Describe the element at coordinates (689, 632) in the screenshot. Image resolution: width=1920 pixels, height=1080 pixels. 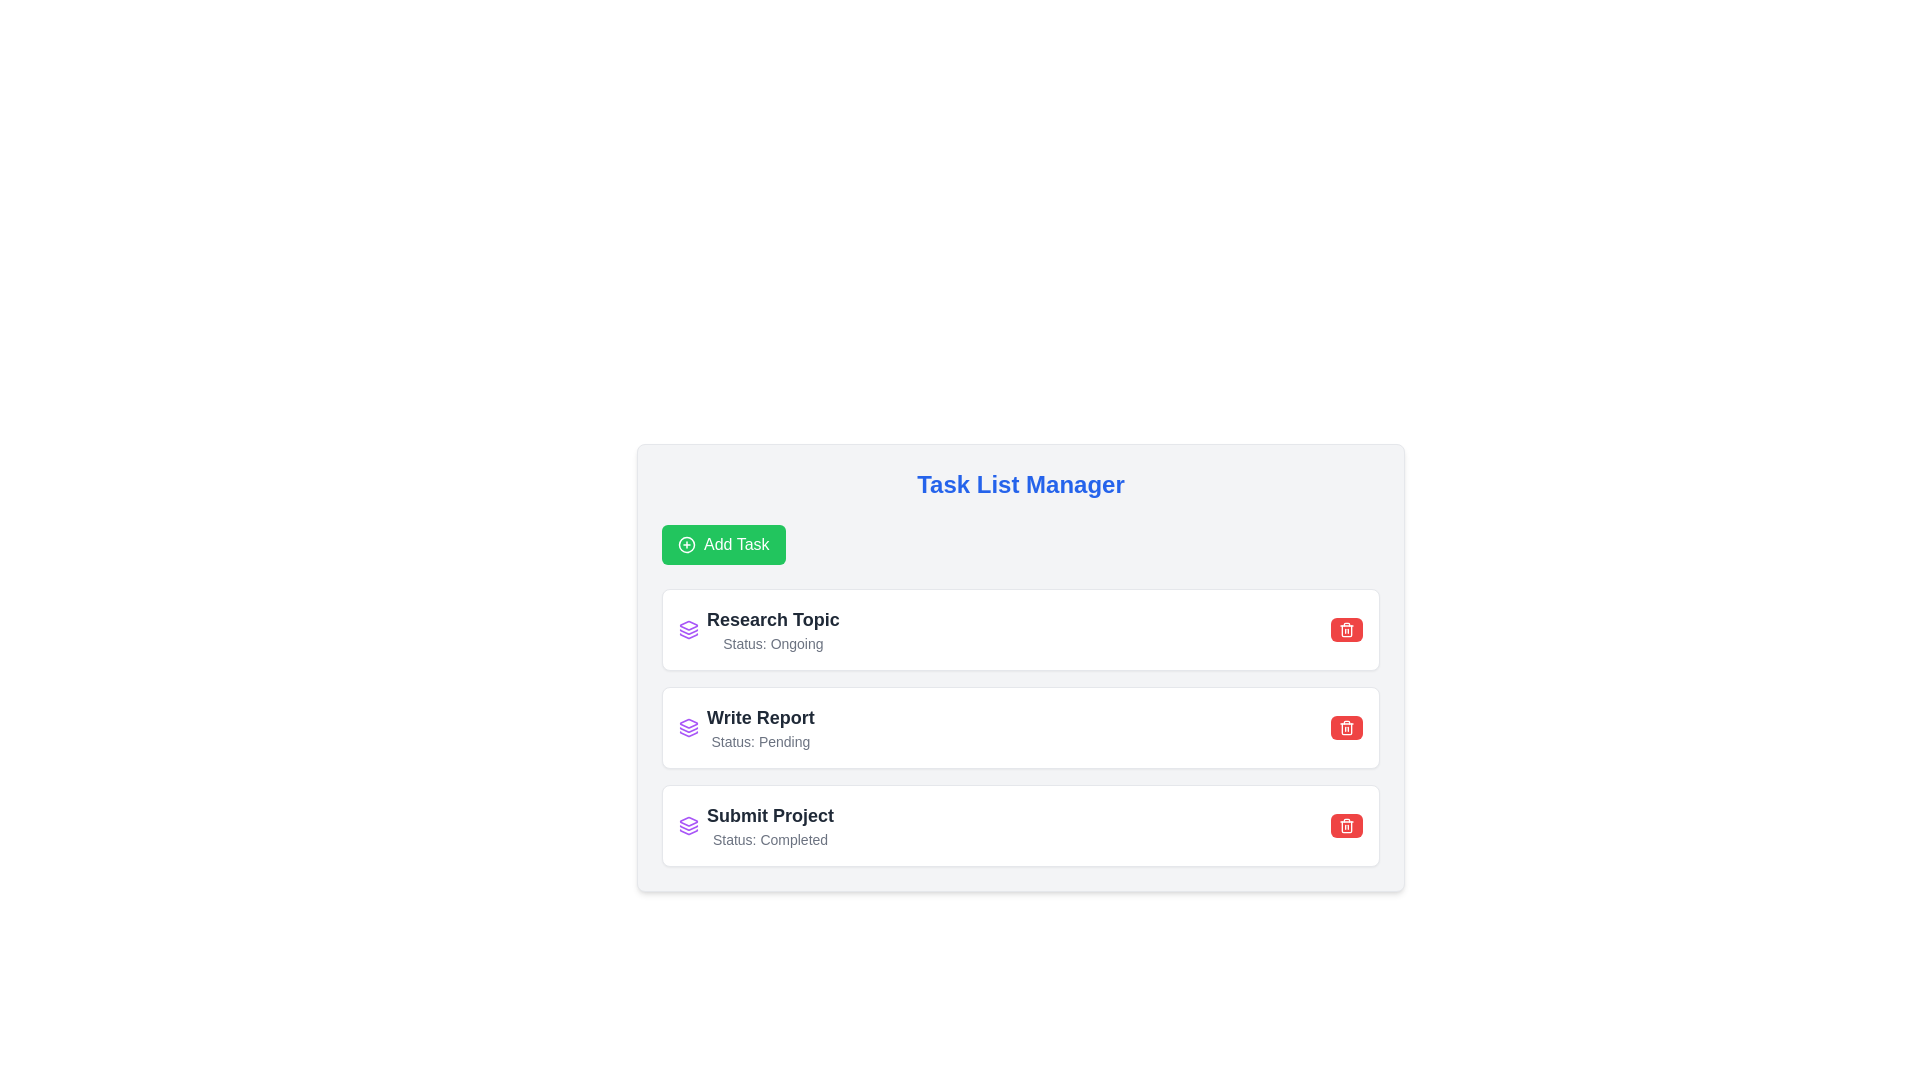
I see `the middle layer of the stacked layers icon in the task management interface, which is styled in purple and located next to the 'Write Report' task item` at that location.